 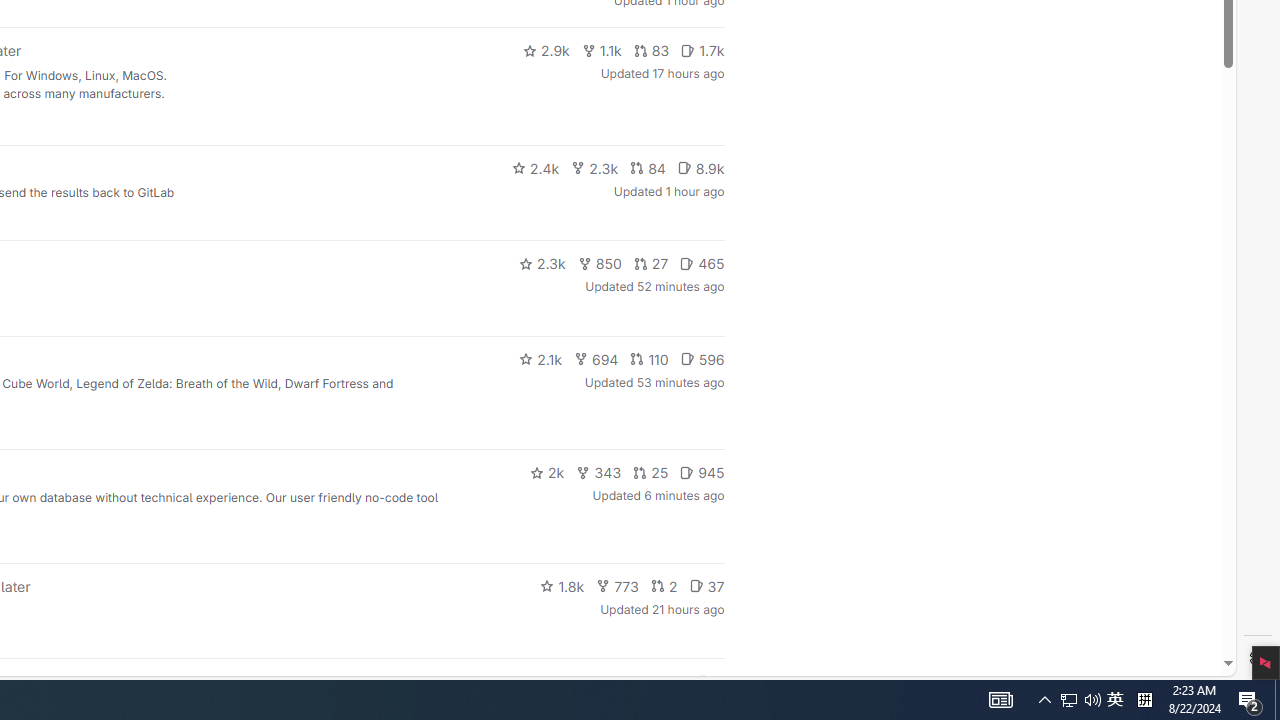 What do you see at coordinates (600, 50) in the screenshot?
I see `'1.1k'` at bounding box center [600, 50].